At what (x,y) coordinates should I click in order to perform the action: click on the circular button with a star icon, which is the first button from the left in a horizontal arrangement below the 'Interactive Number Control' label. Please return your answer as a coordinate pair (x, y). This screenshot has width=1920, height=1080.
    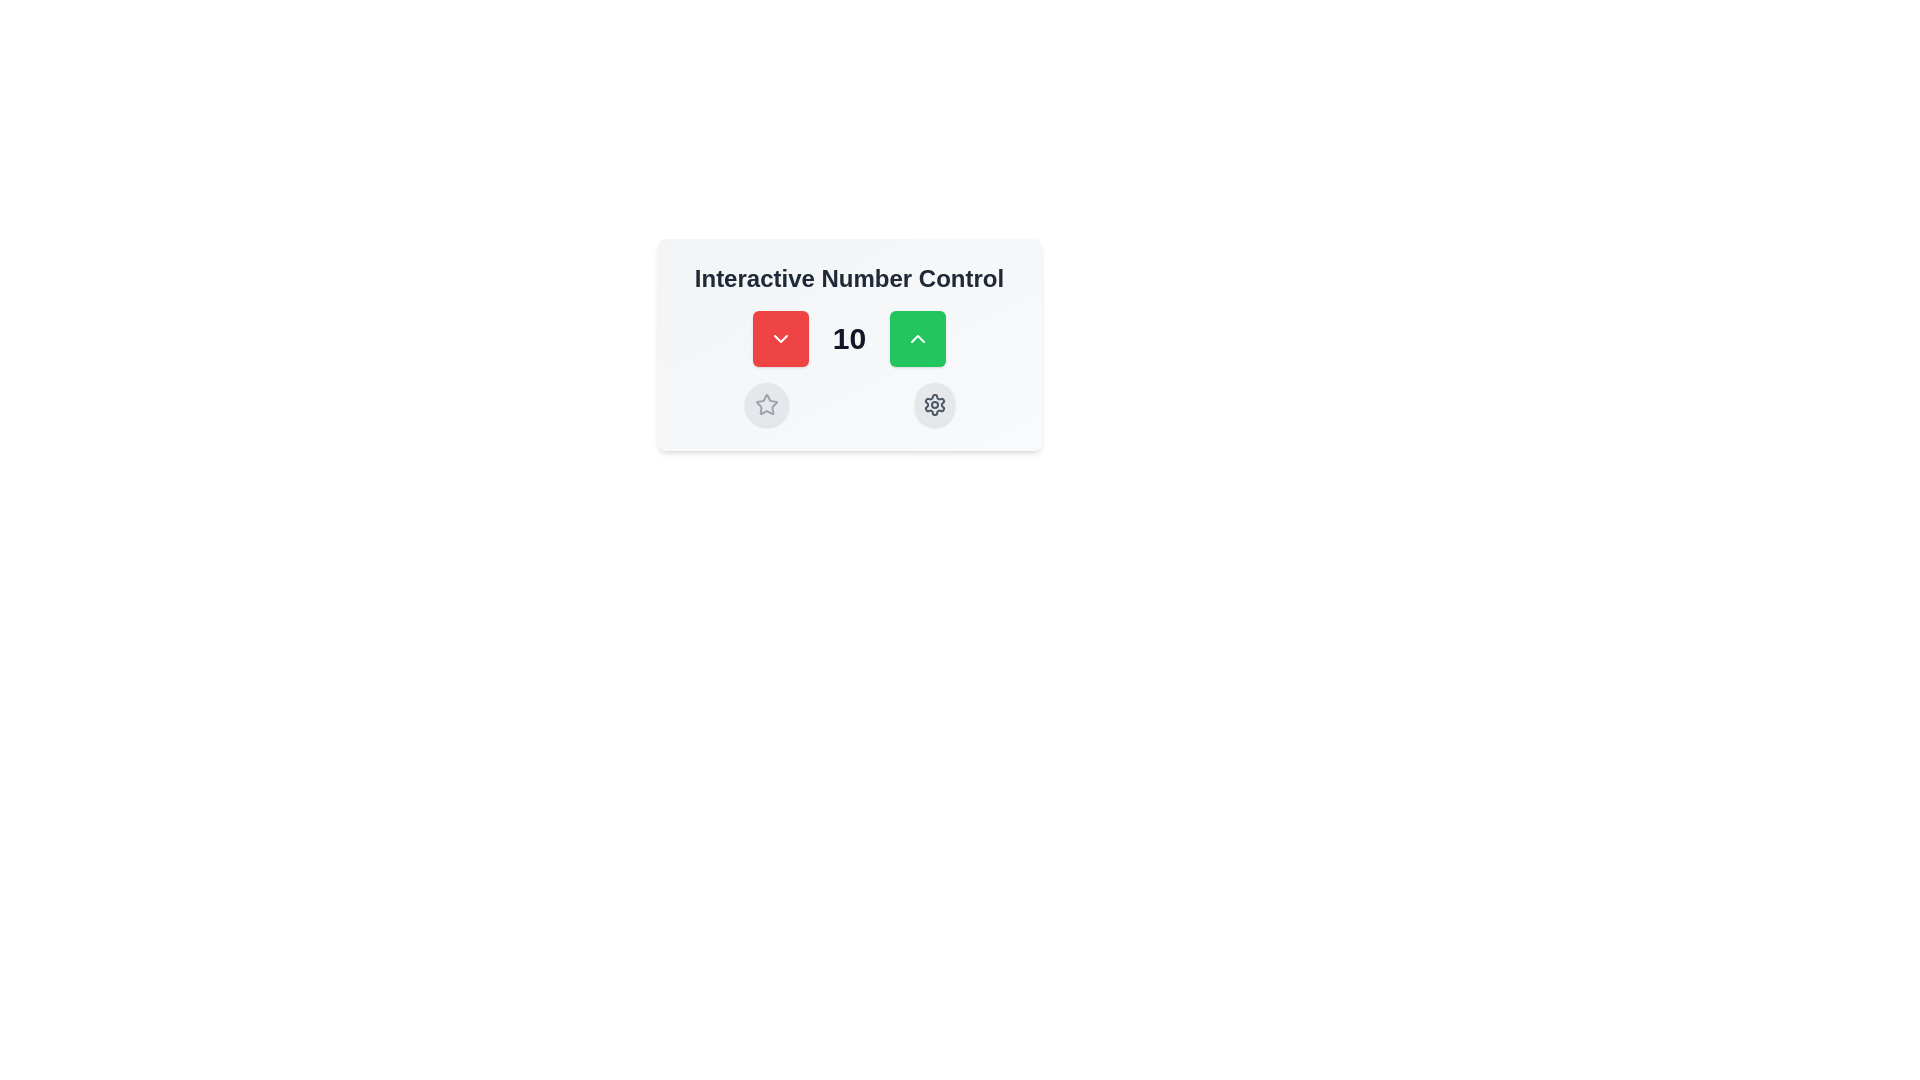
    Looking at the image, I should click on (765, 405).